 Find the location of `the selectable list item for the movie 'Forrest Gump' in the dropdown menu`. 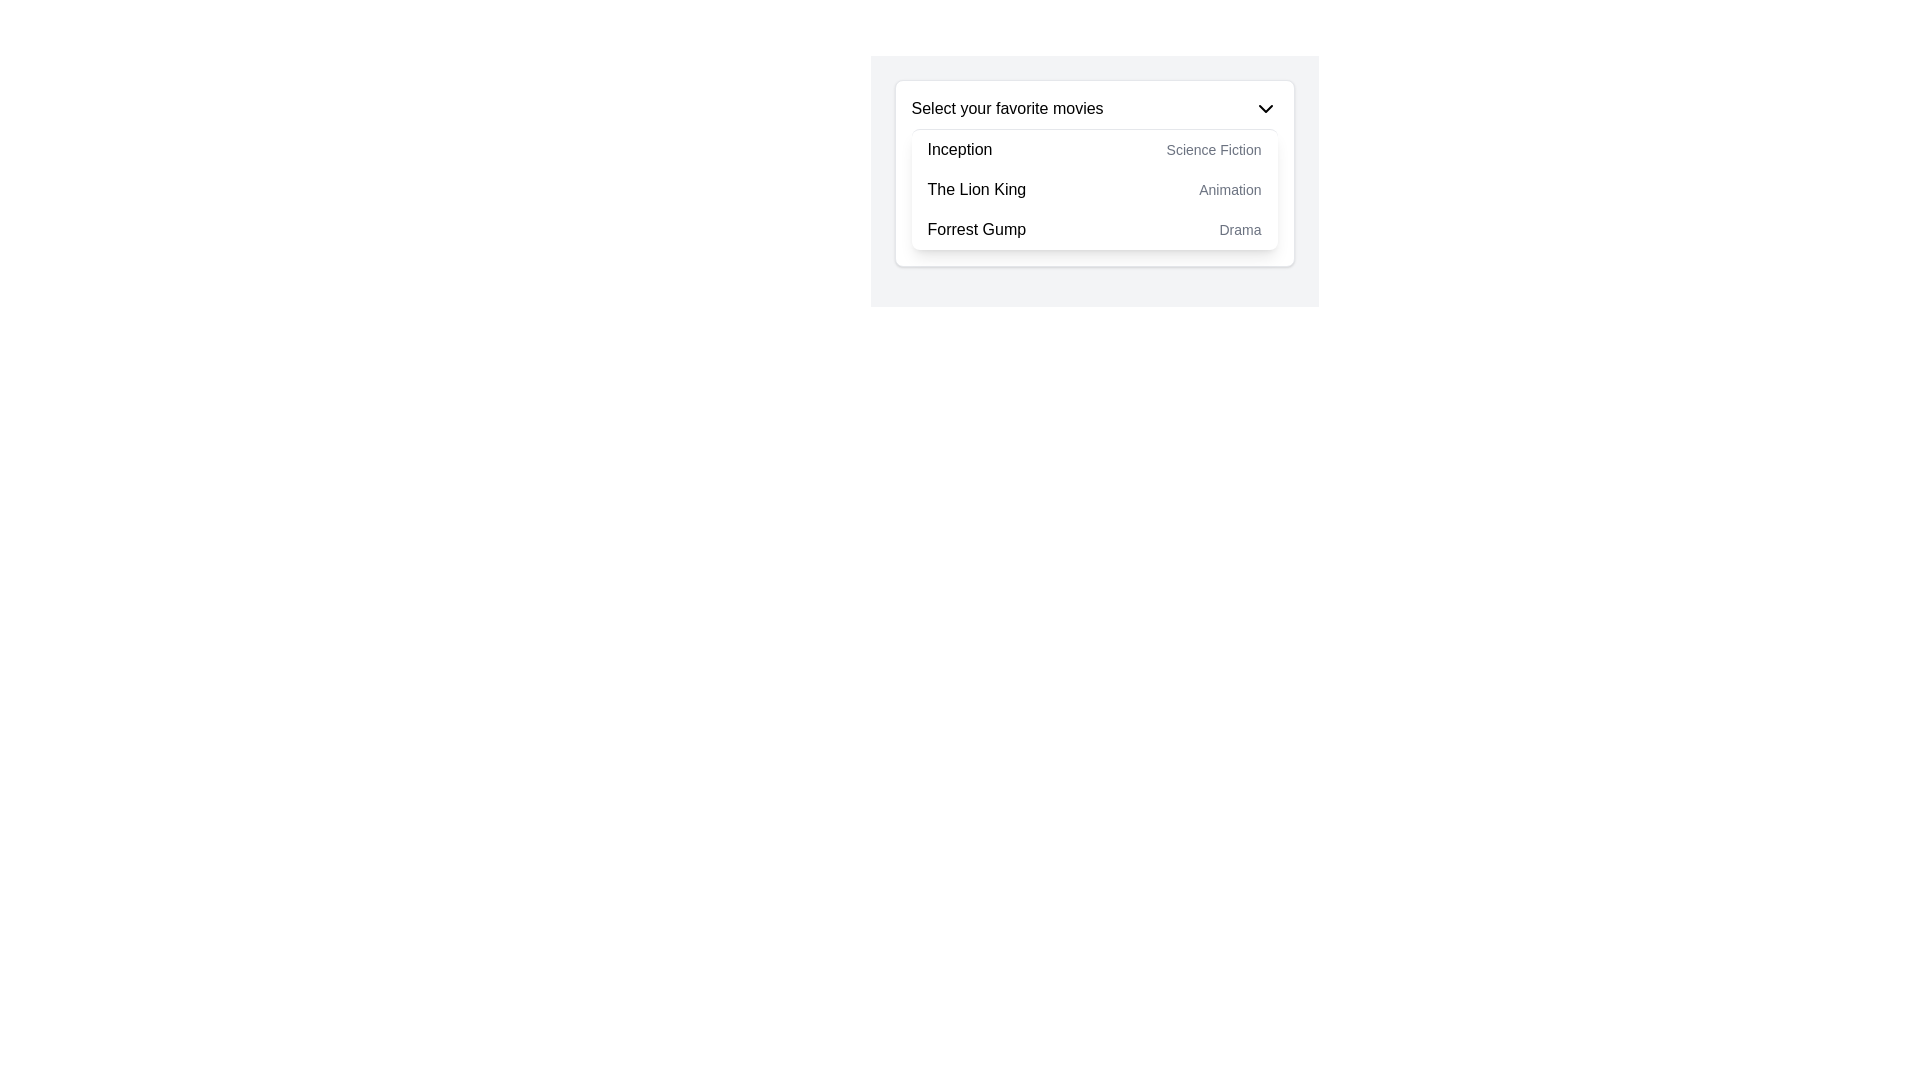

the selectable list item for the movie 'Forrest Gump' in the dropdown menu is located at coordinates (1093, 229).